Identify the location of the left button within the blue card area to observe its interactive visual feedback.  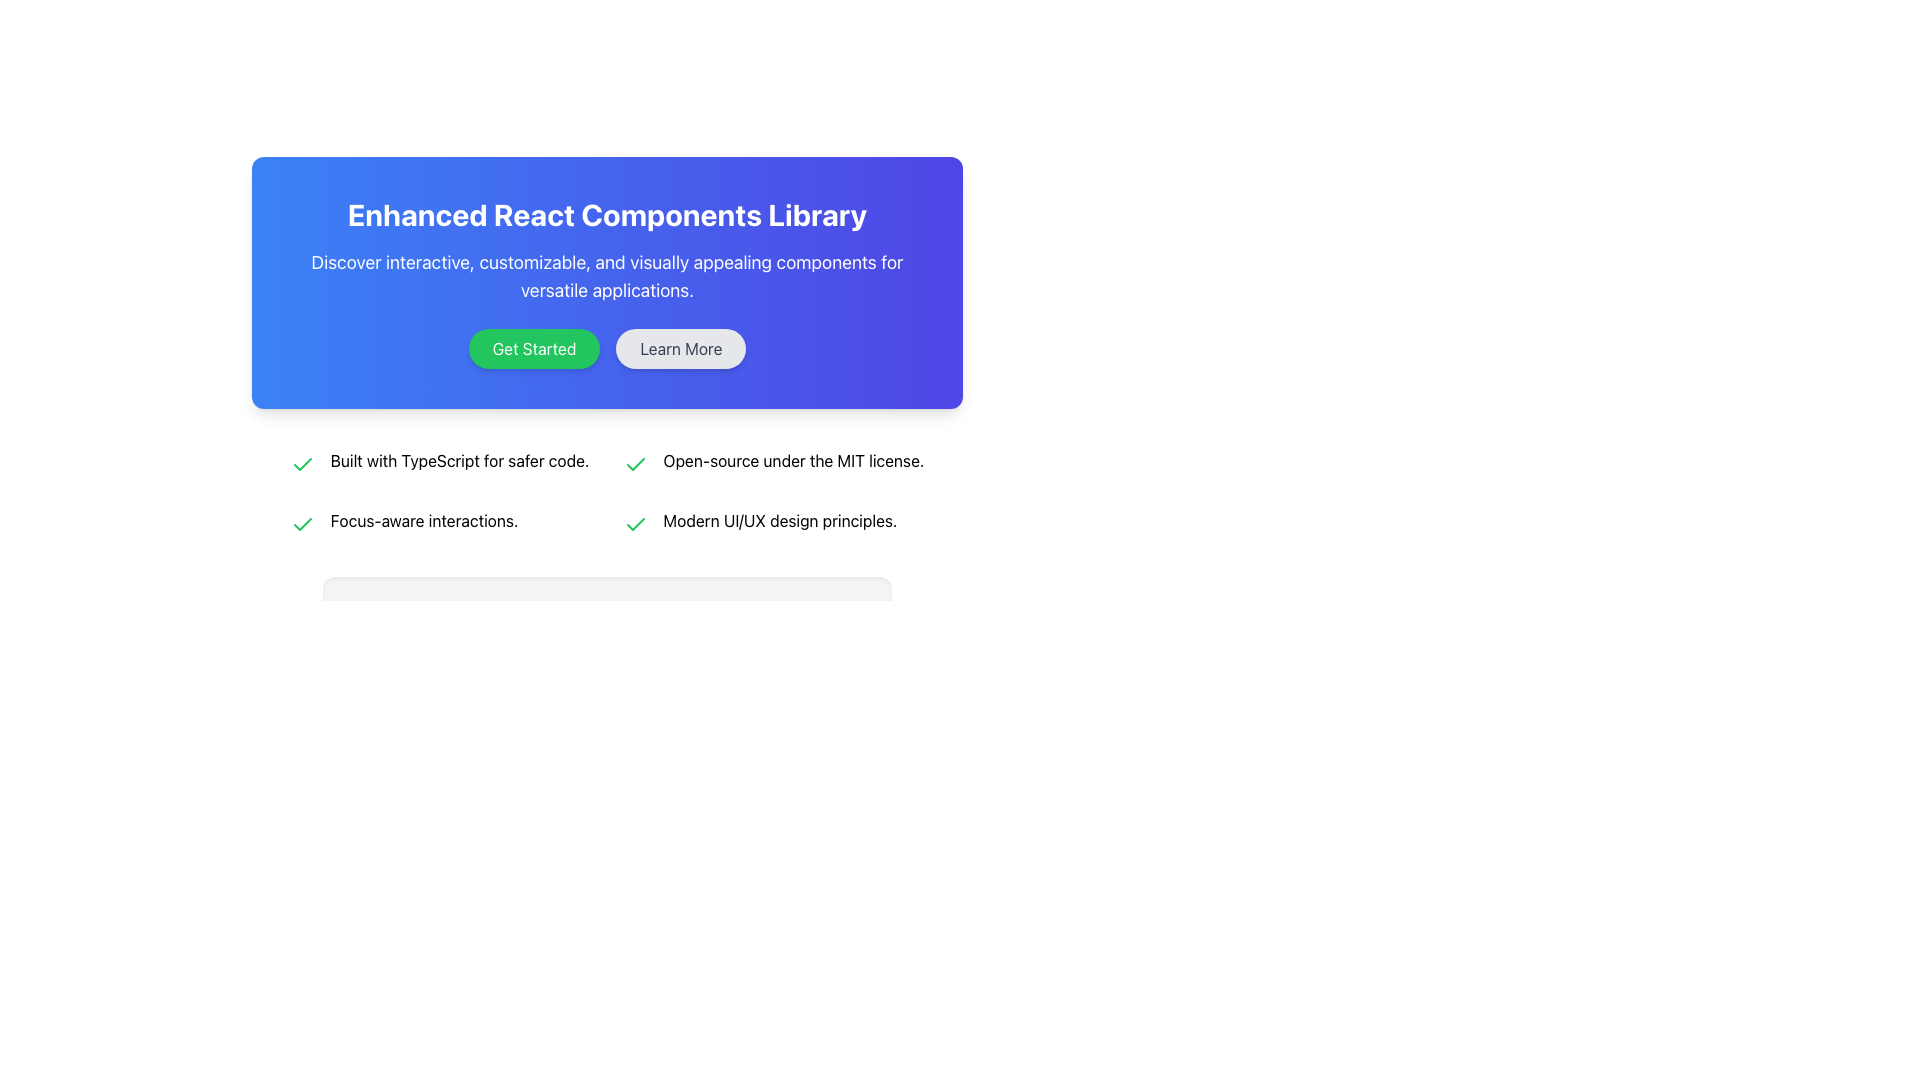
(534, 347).